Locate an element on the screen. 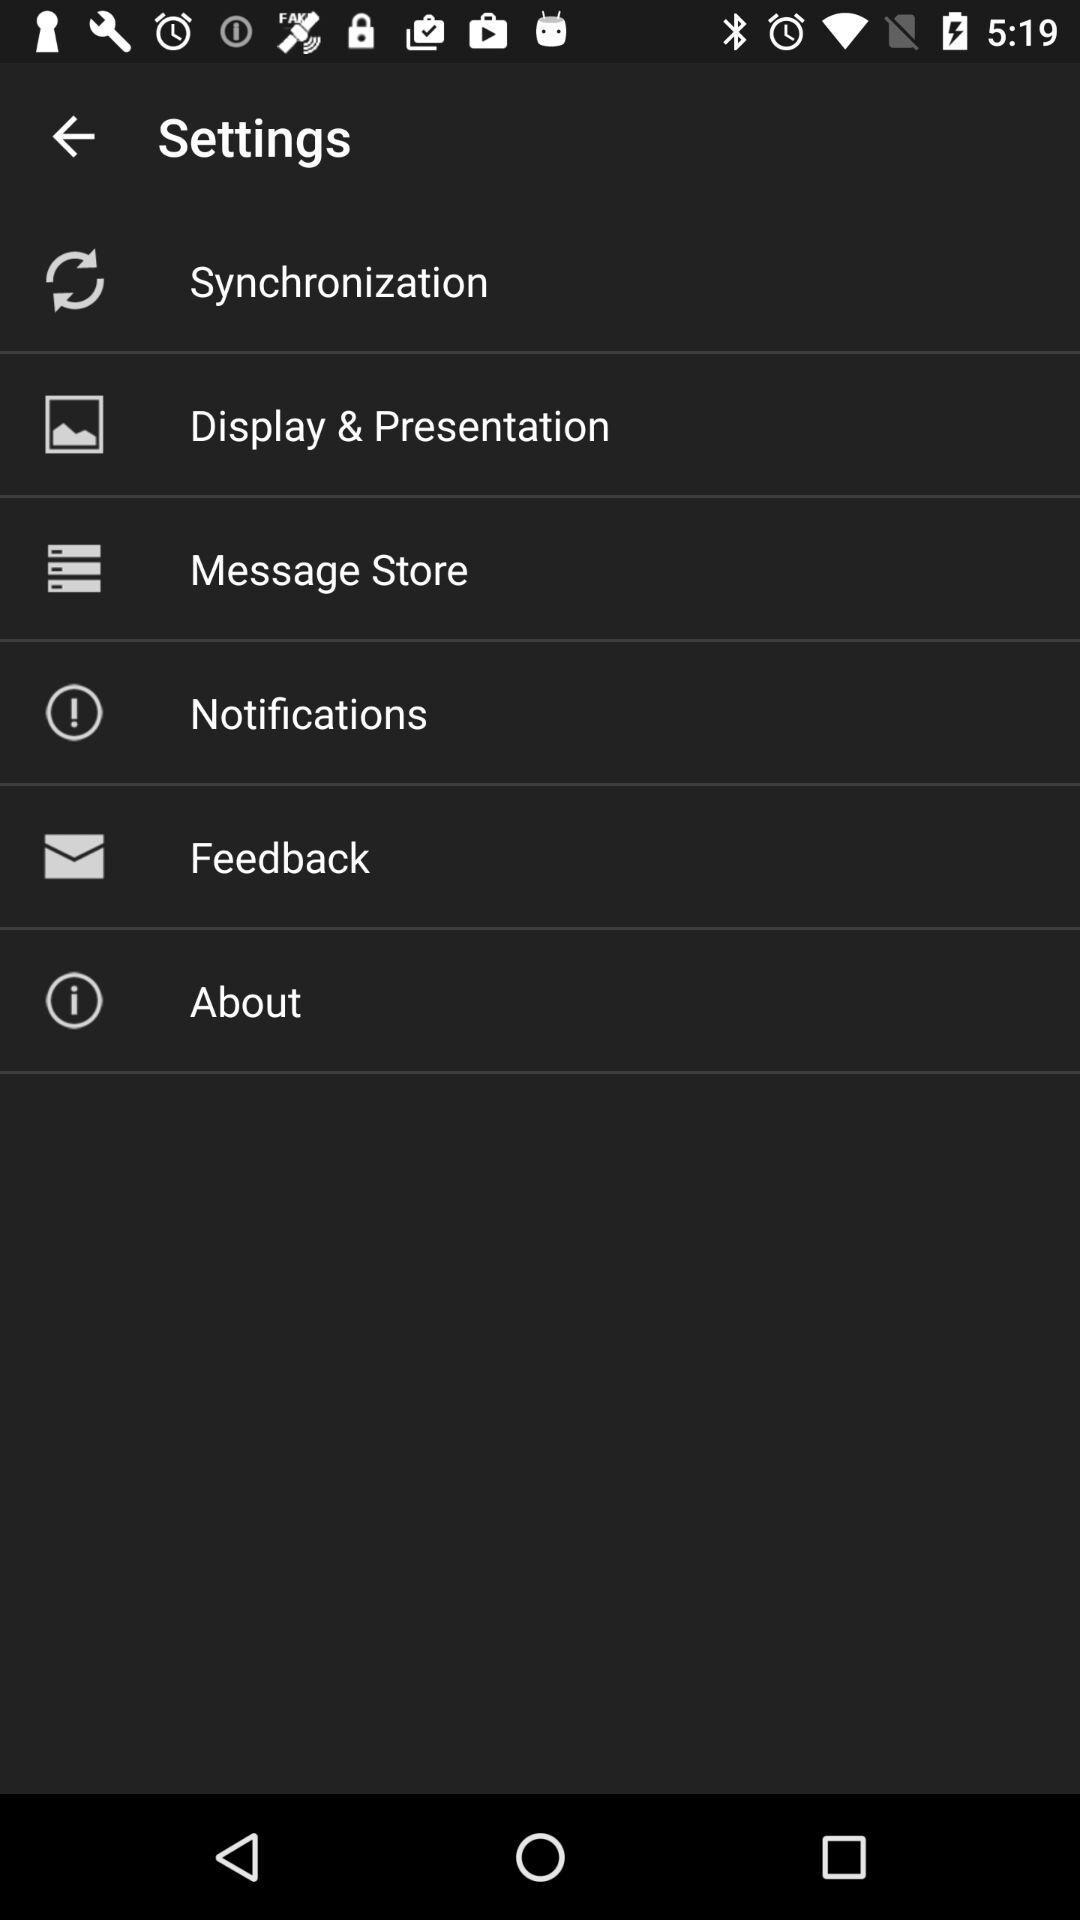 This screenshot has height=1920, width=1080. the icon next to settings is located at coordinates (72, 135).